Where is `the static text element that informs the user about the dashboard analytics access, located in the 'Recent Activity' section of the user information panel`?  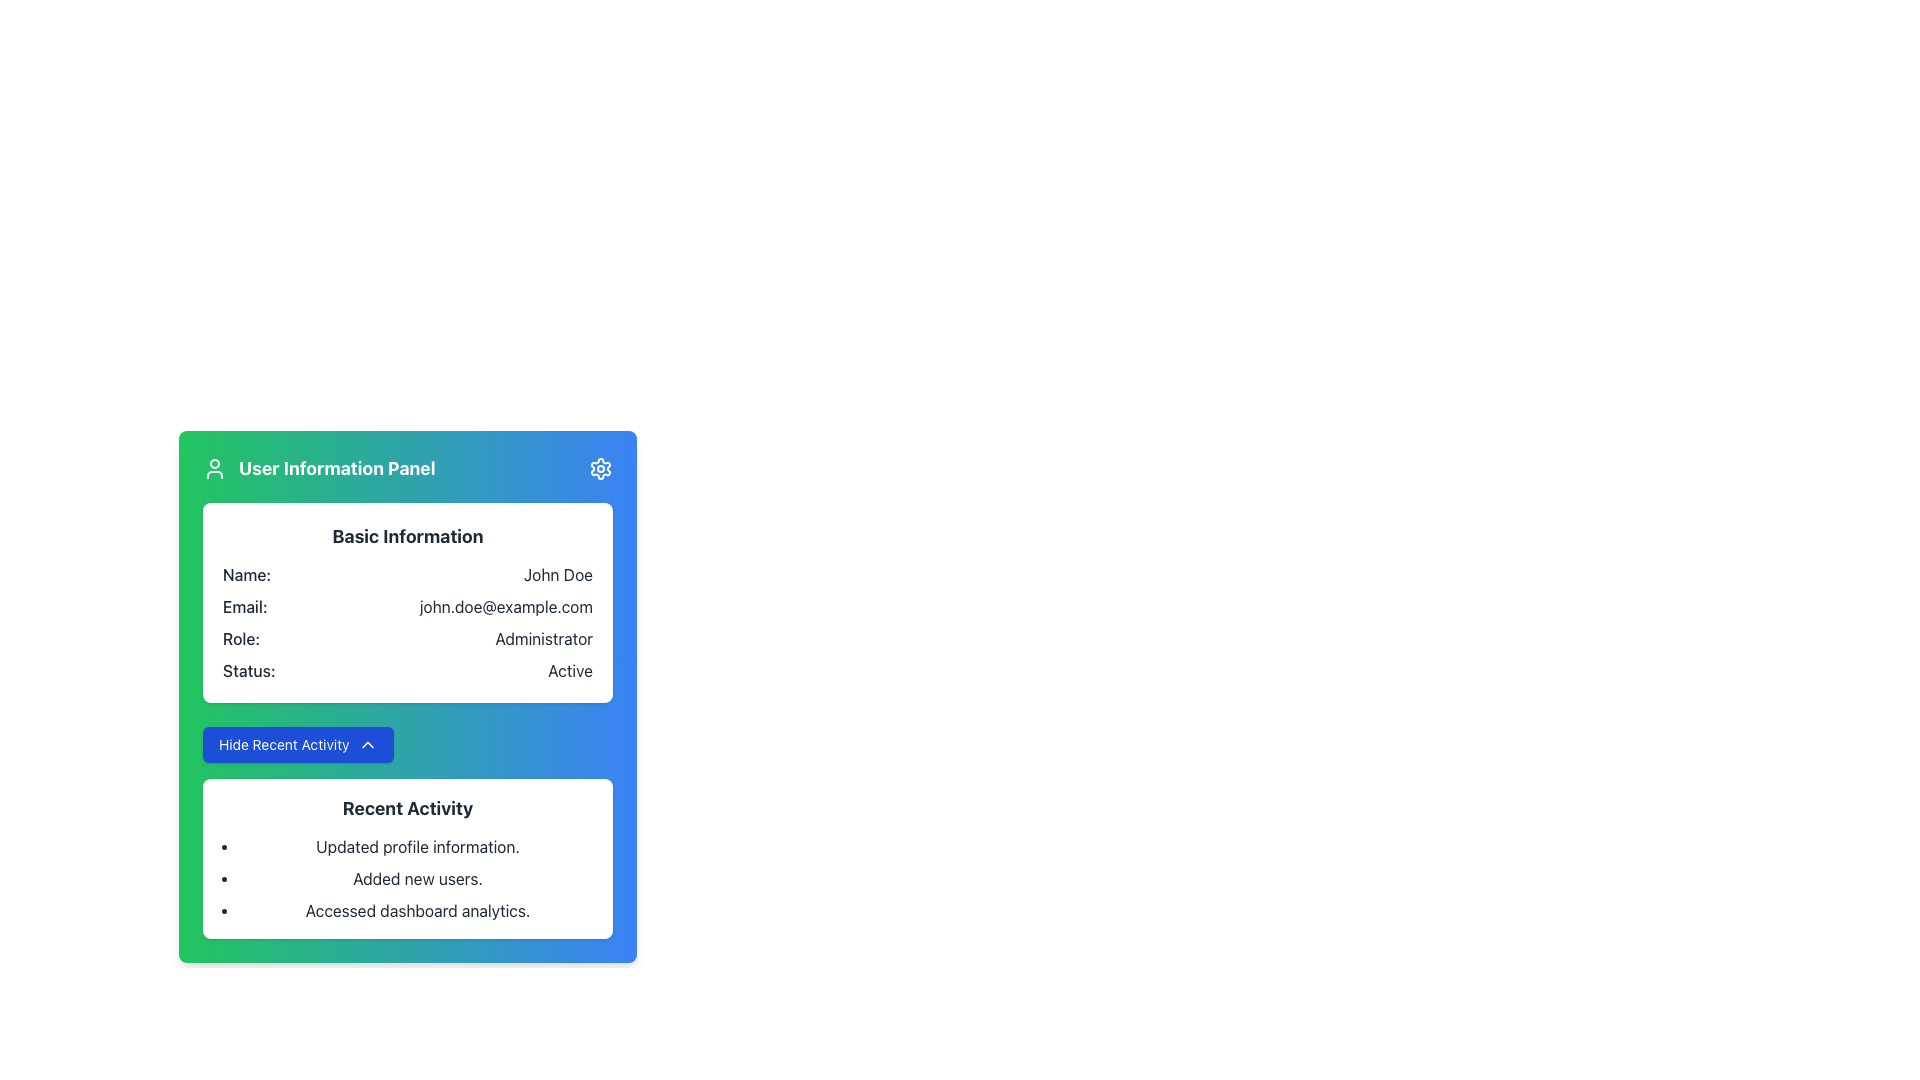
the static text element that informs the user about the dashboard analytics access, located in the 'Recent Activity' section of the user information panel is located at coordinates (416, 910).